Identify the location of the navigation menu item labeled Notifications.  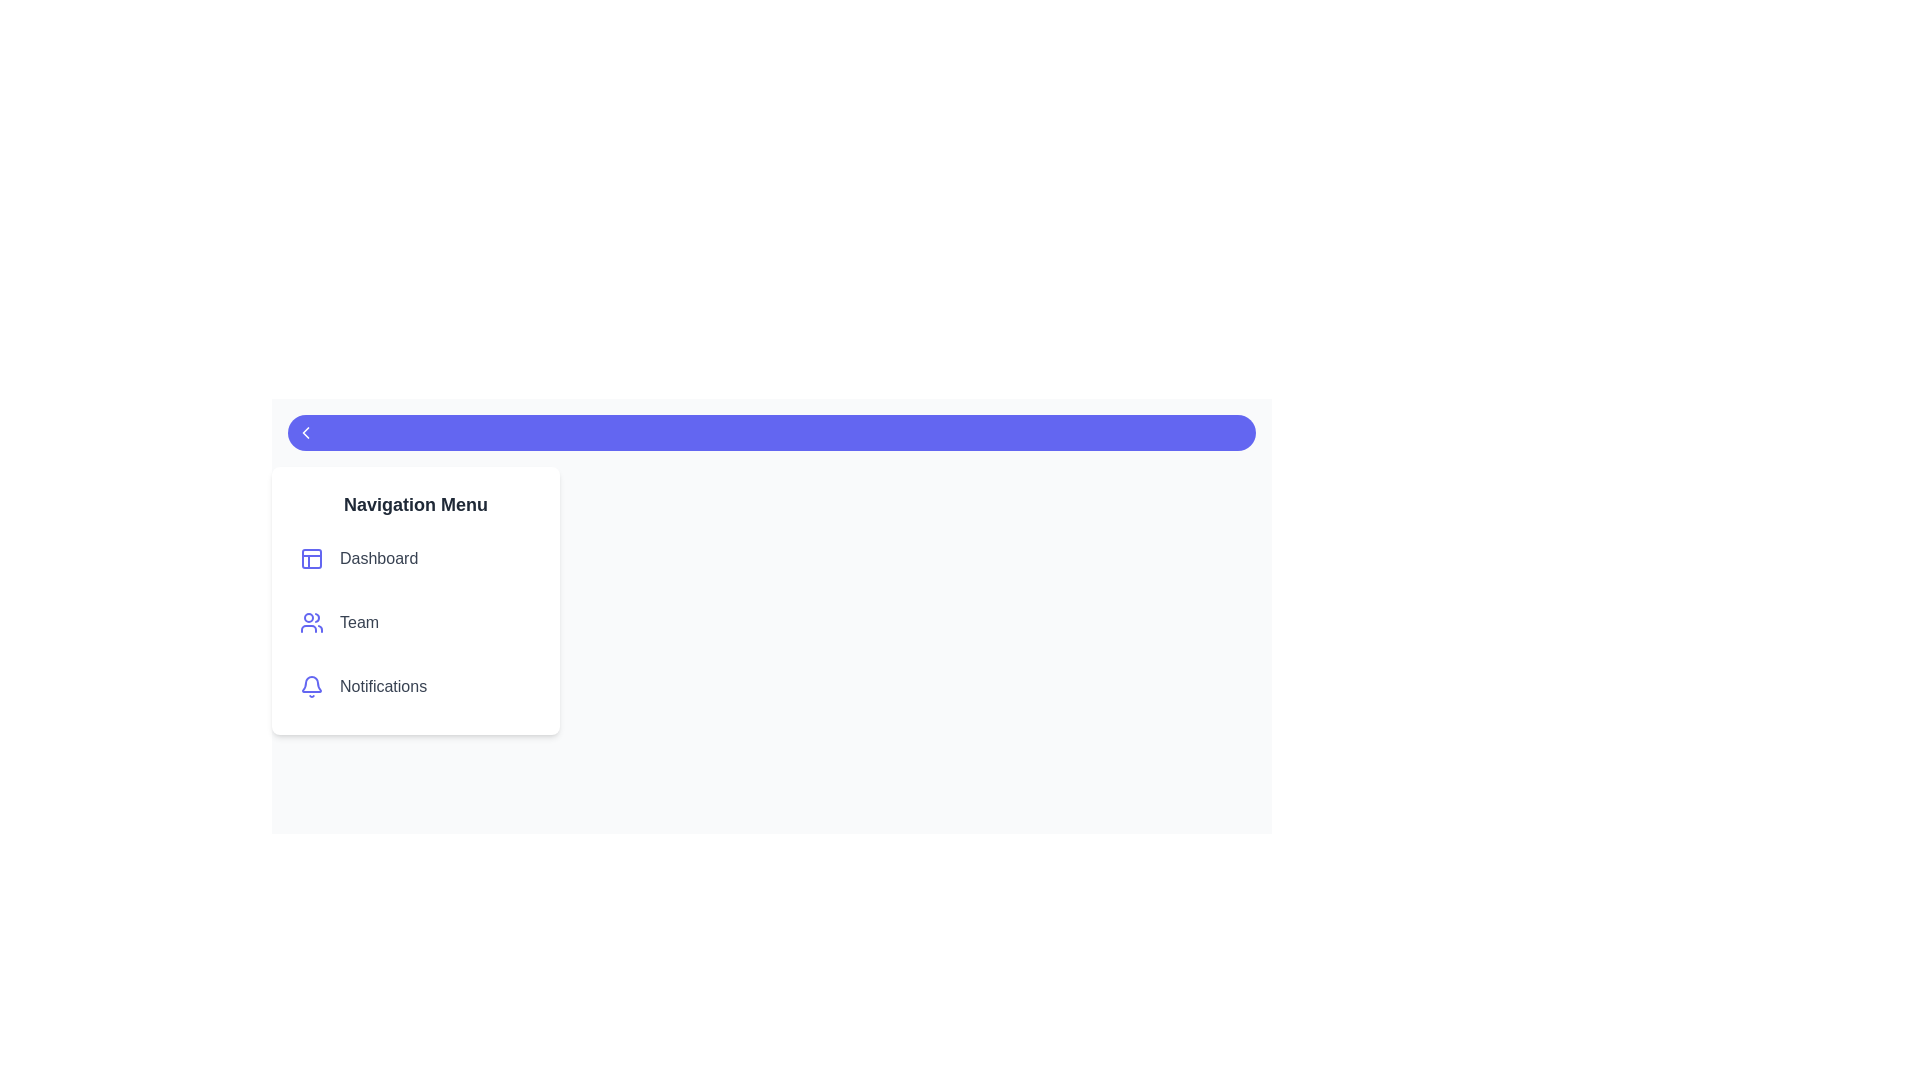
(415, 685).